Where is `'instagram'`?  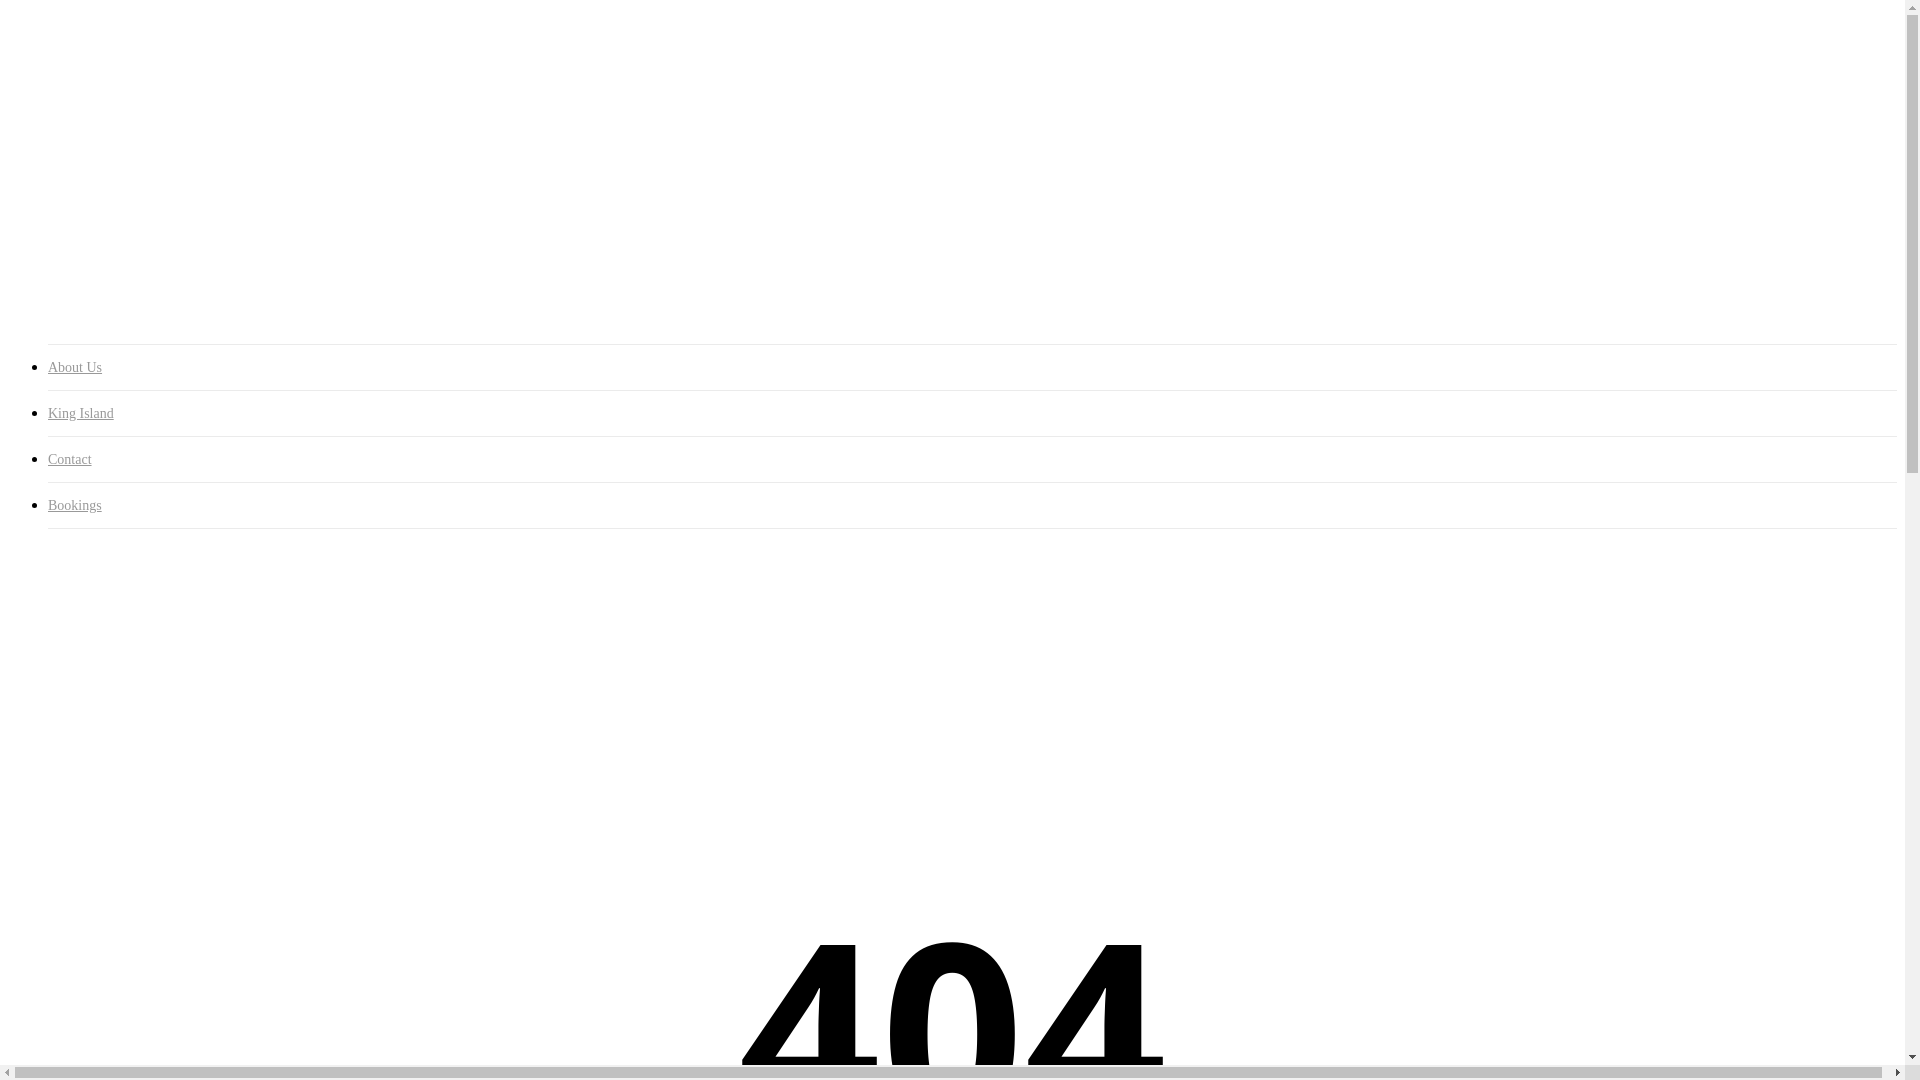 'instagram' is located at coordinates (48, 70).